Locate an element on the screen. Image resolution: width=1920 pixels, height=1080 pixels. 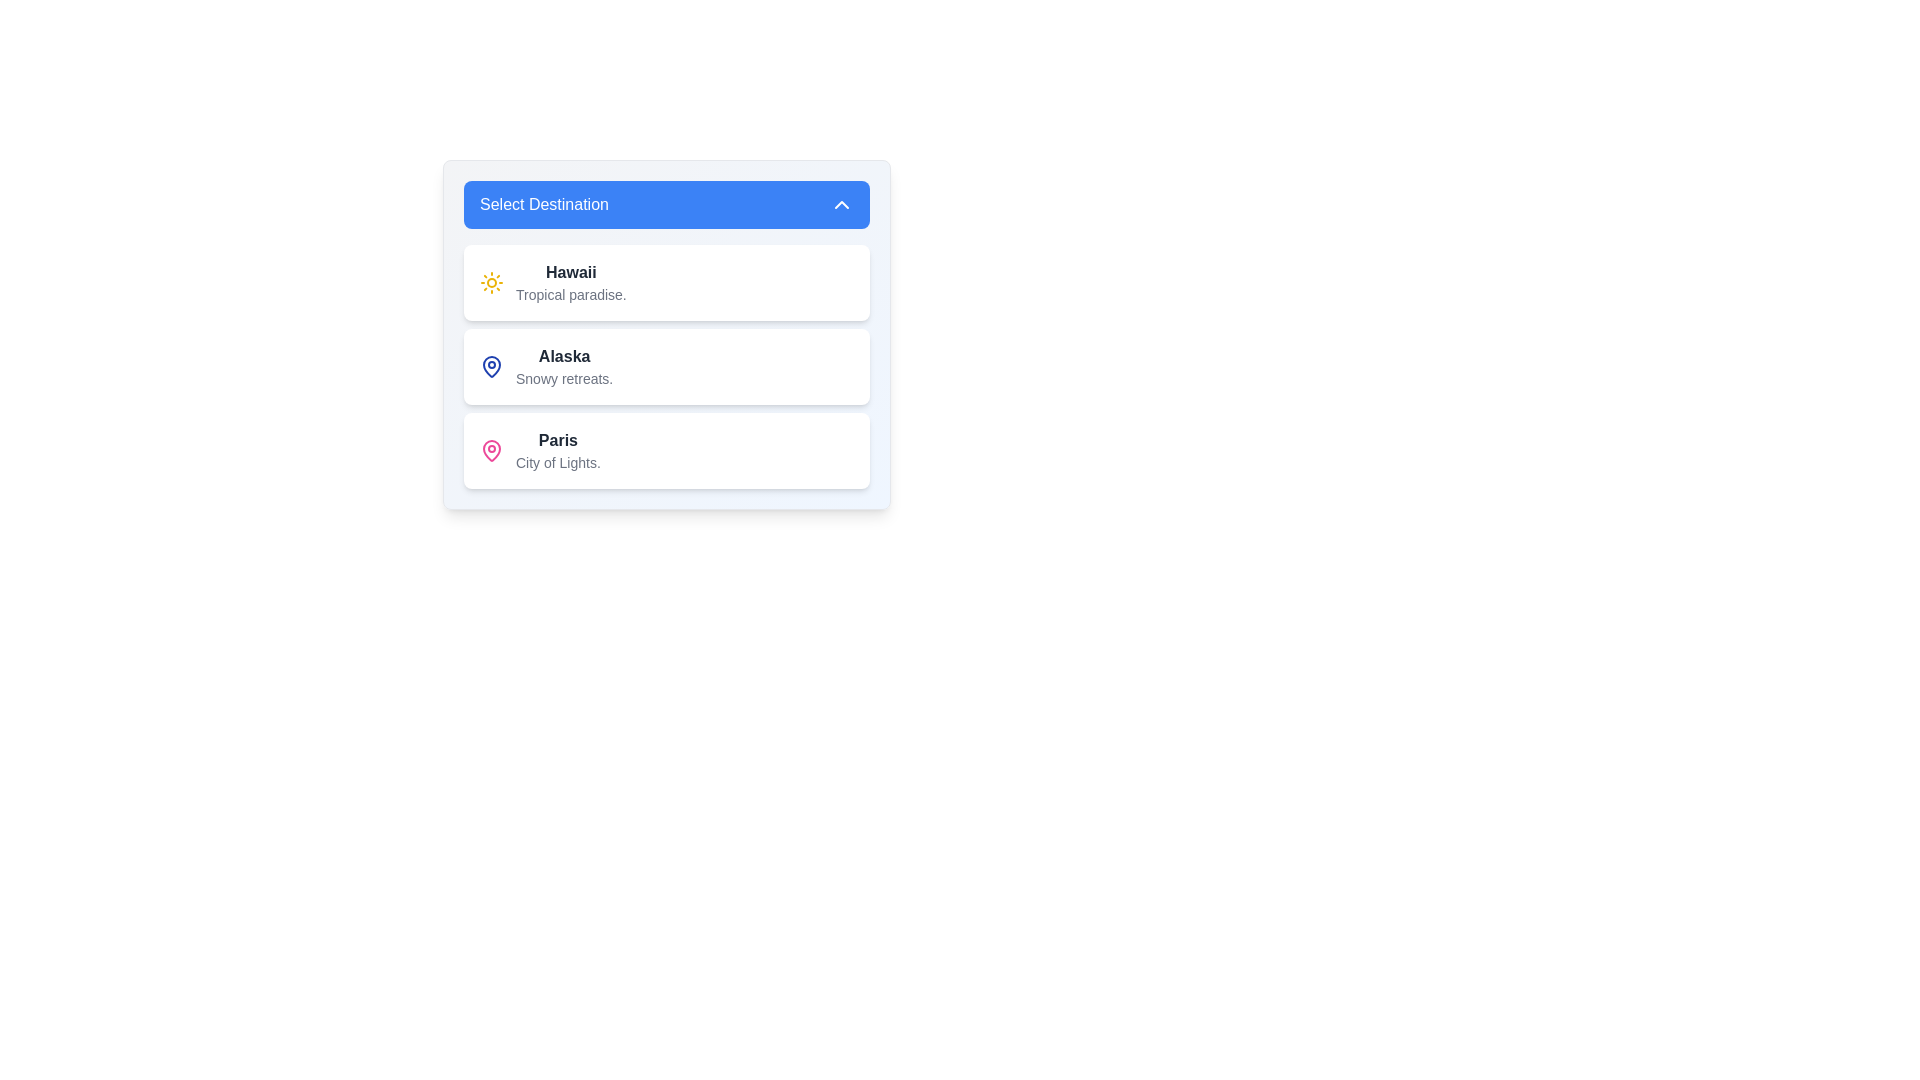
the text label titled 'Alaska', which serves as a destination title in a vertically stacked list of destinations is located at coordinates (563, 356).